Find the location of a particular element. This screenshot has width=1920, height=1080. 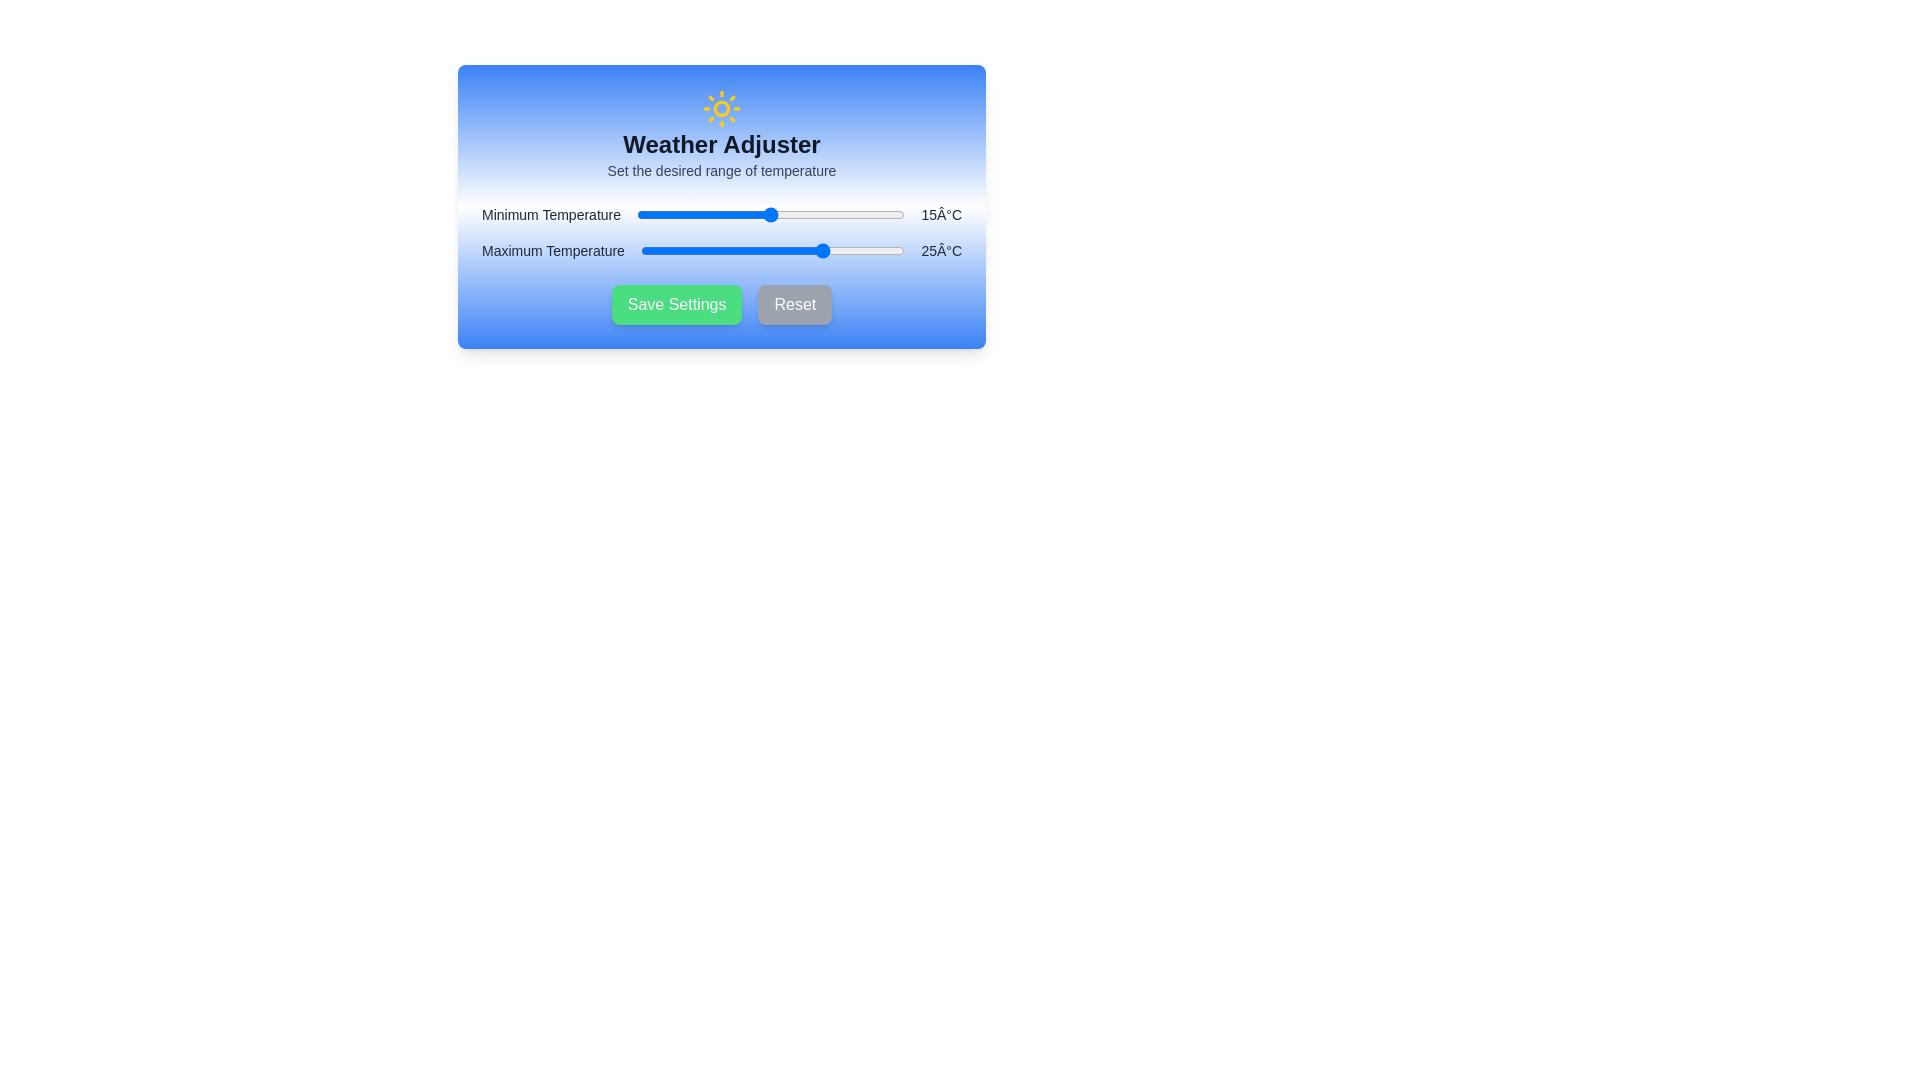

the 'Reset' button to revert changes is located at coordinates (794, 304).